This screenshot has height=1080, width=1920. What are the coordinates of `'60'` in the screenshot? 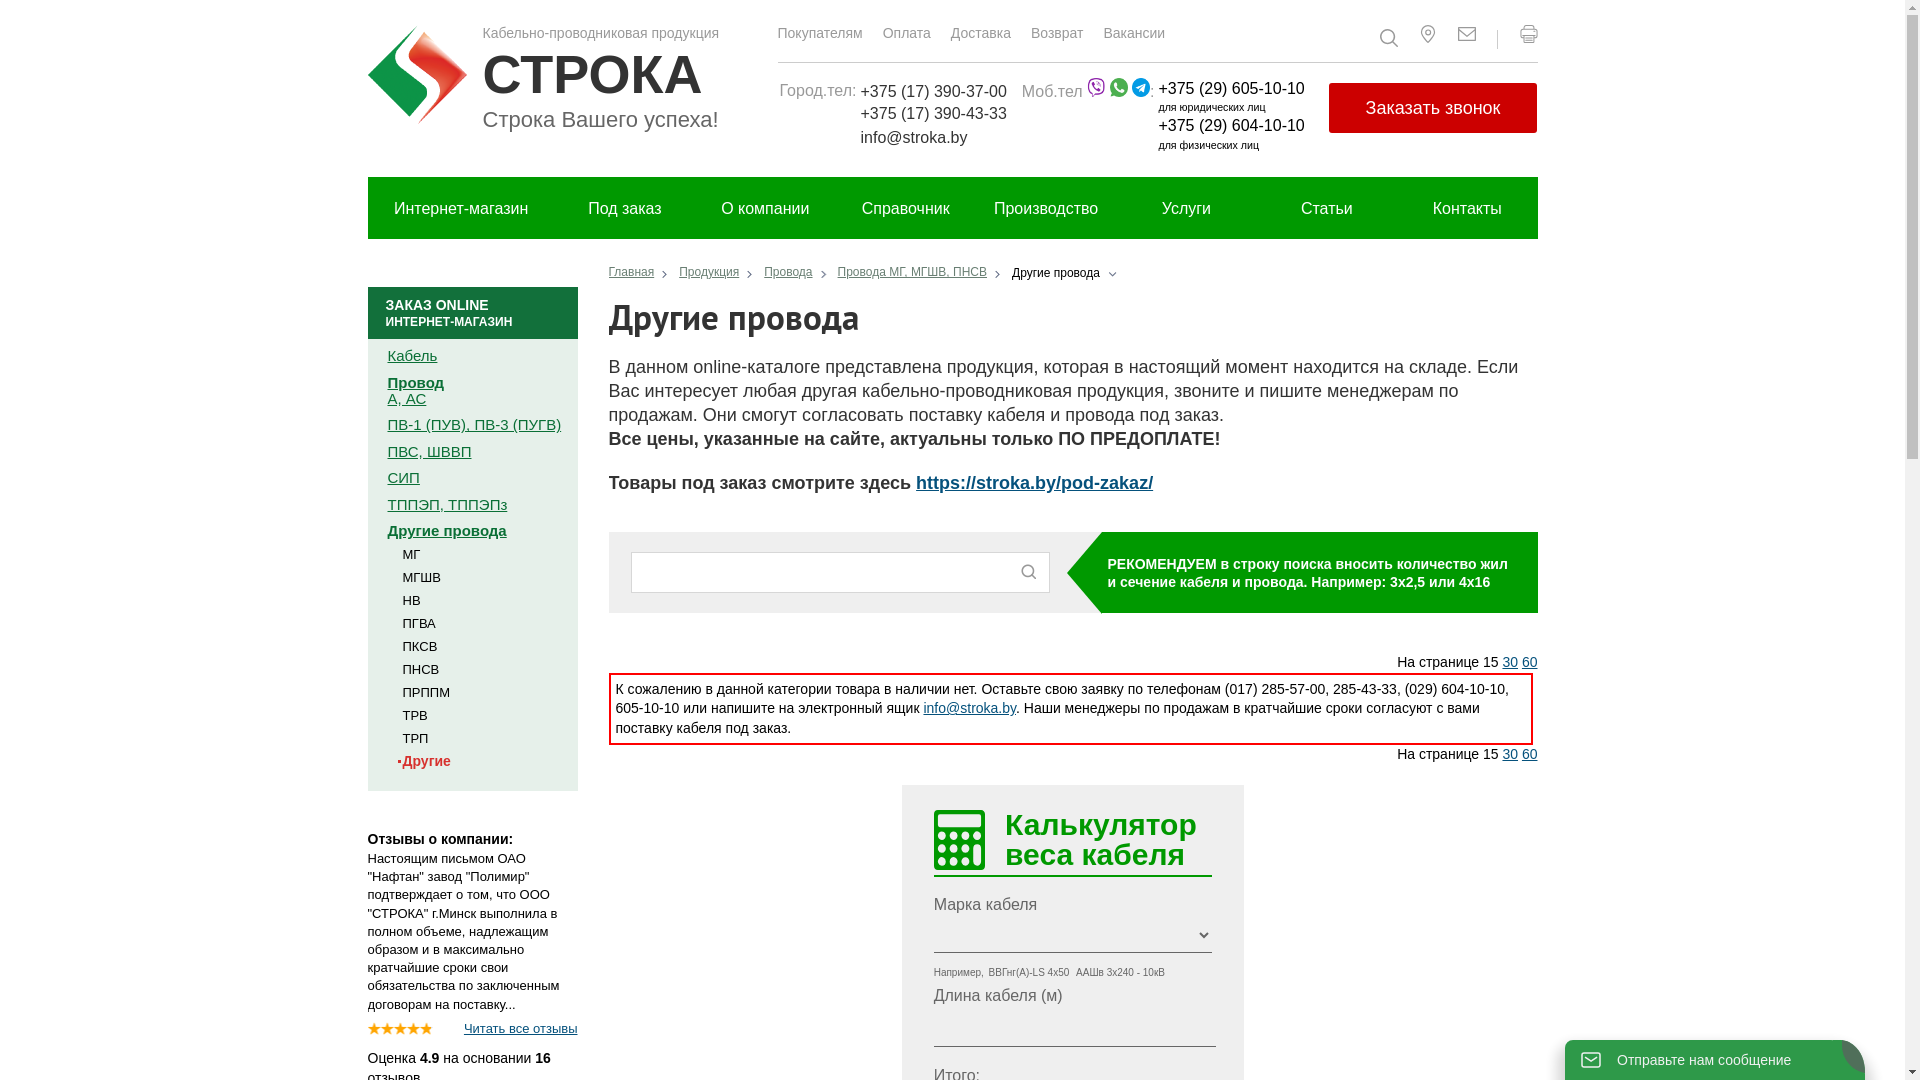 It's located at (1529, 753).